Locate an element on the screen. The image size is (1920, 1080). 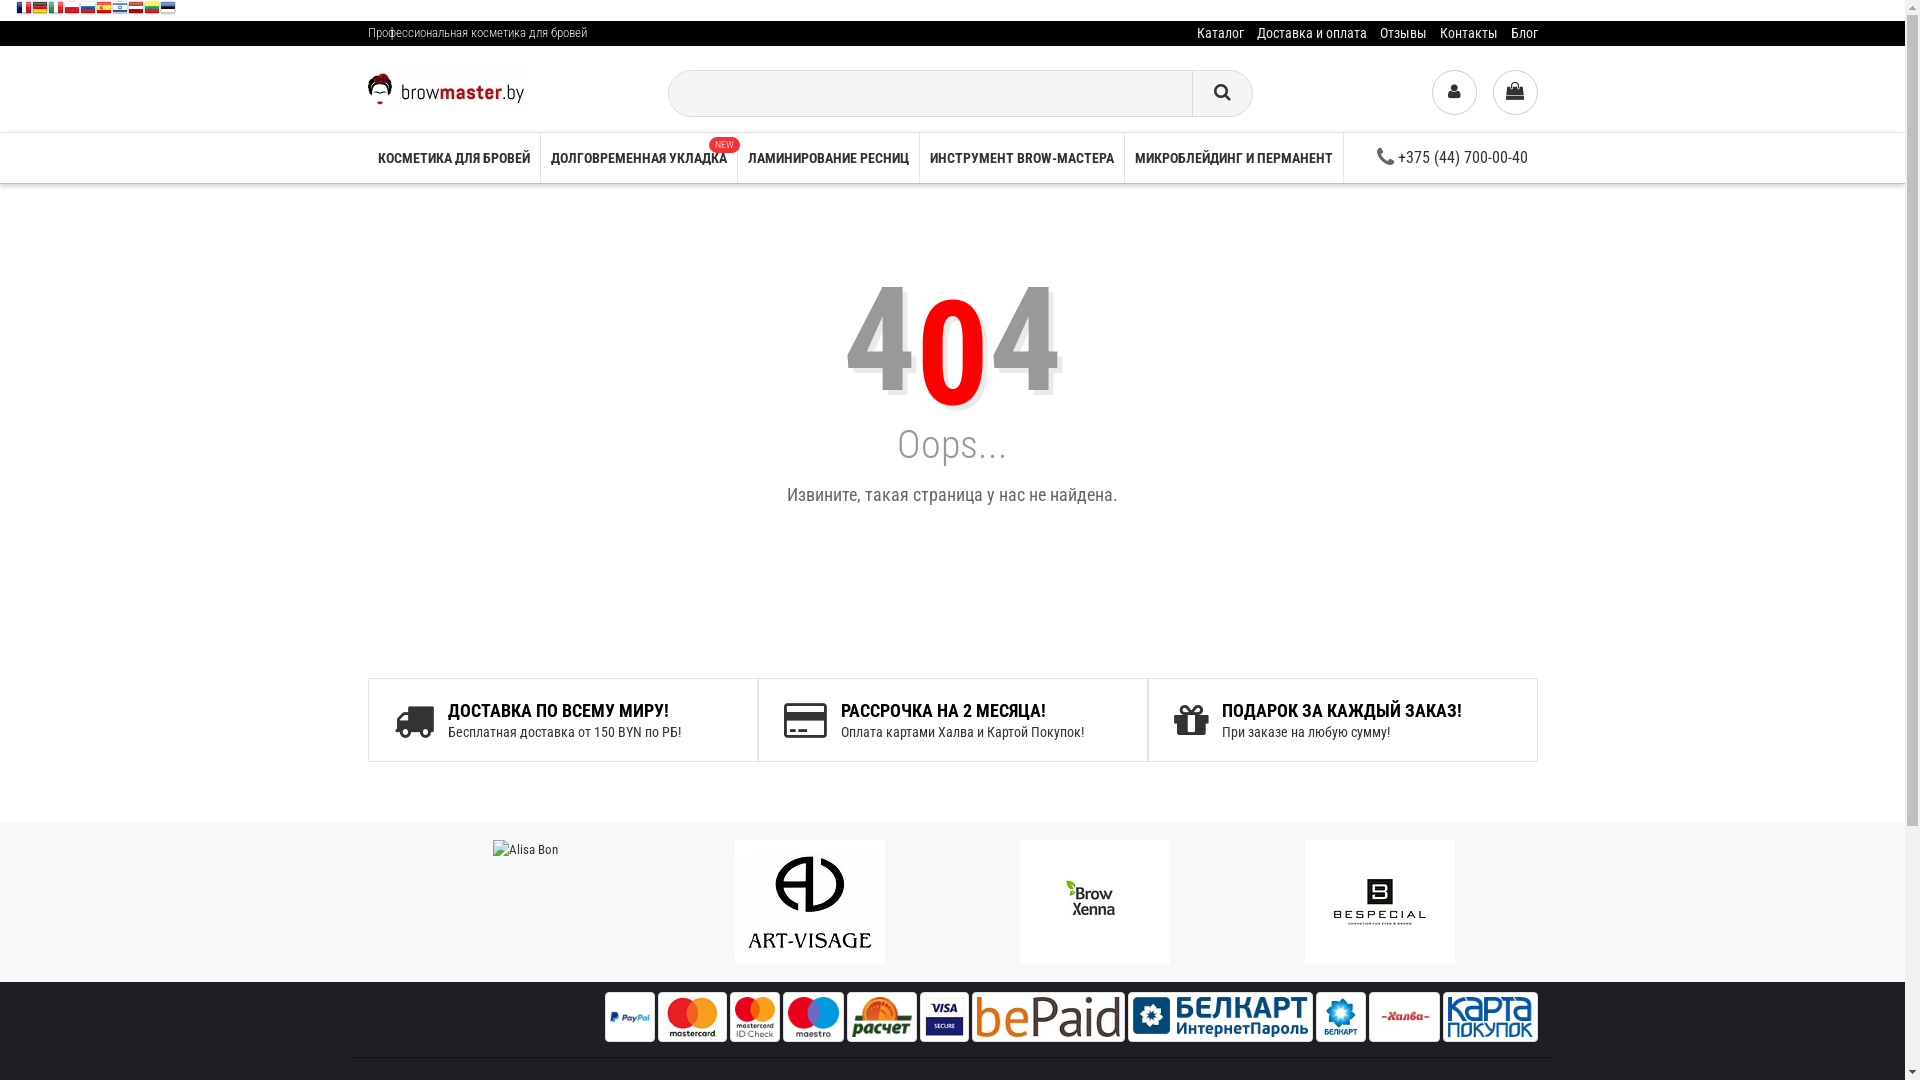
'bepaid' is located at coordinates (1047, 1017).